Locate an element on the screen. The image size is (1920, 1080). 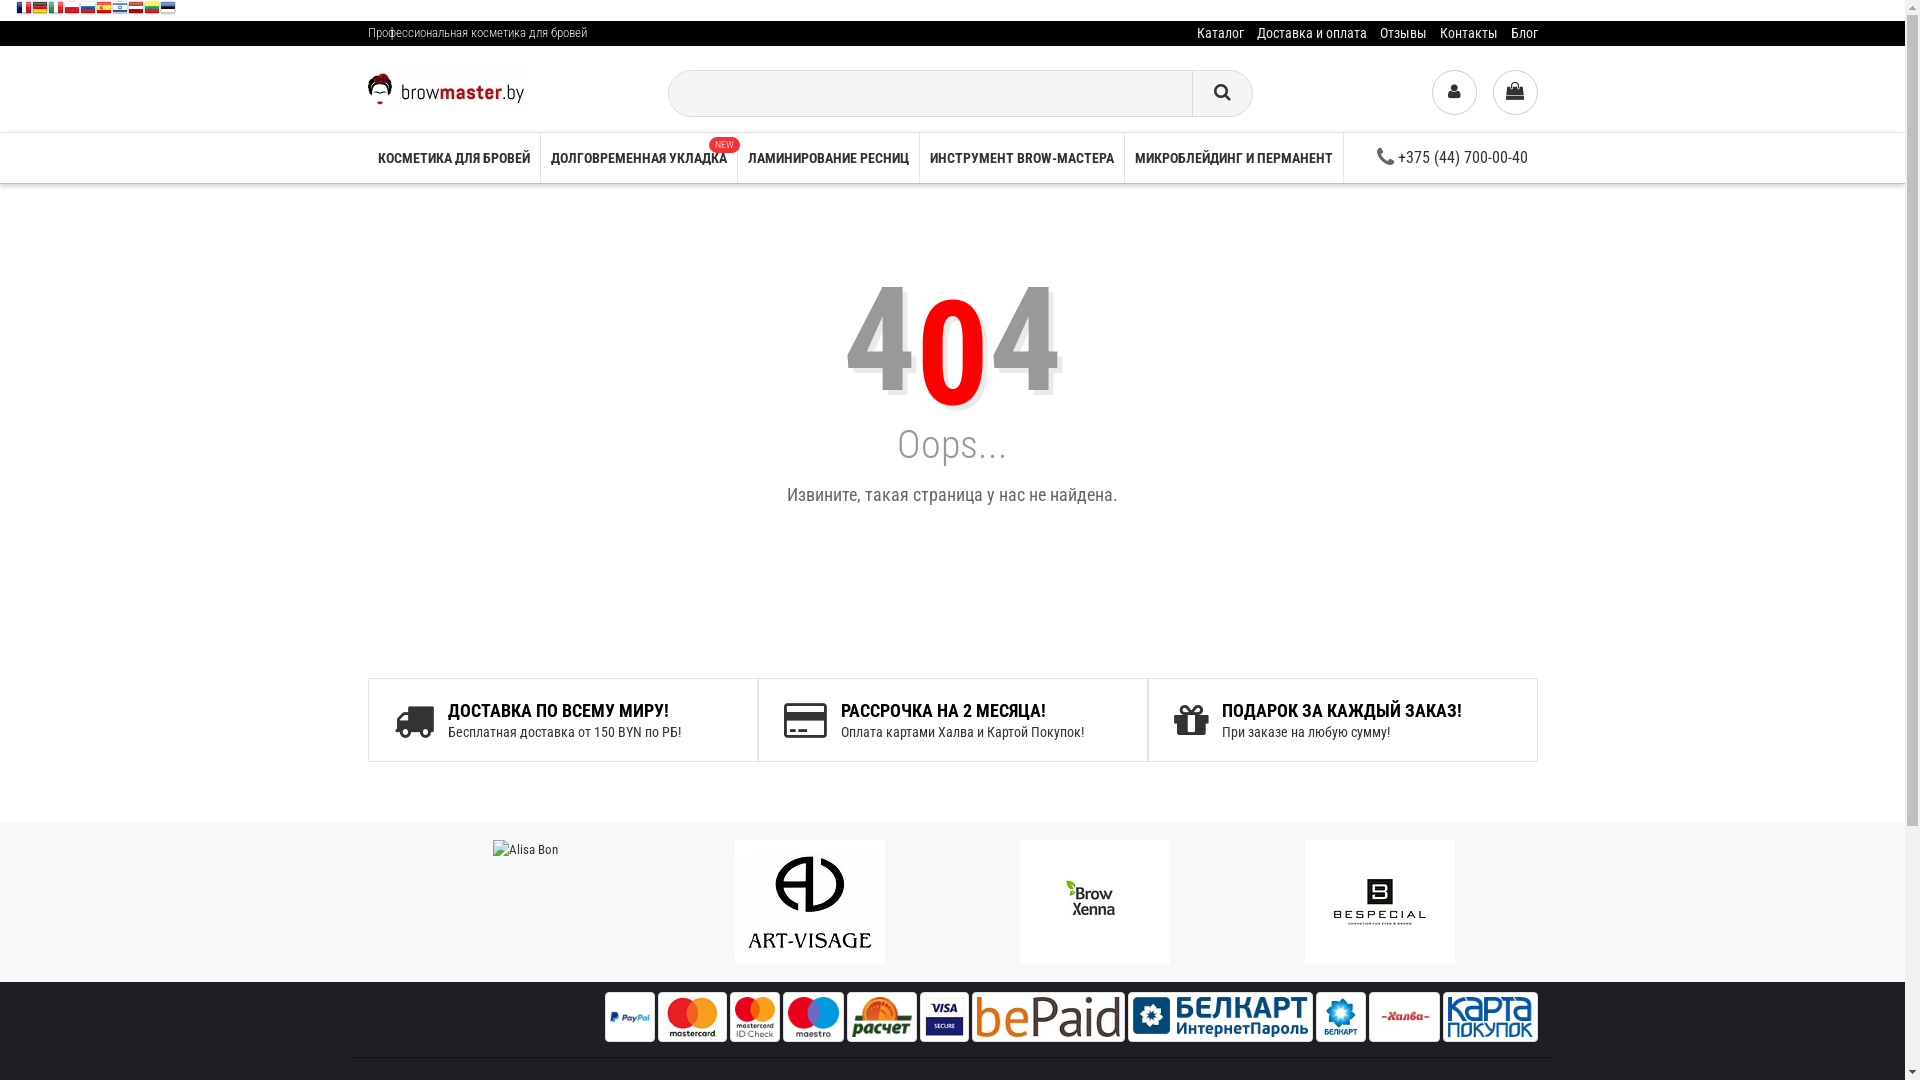
'bepaid' is located at coordinates (1047, 1017).